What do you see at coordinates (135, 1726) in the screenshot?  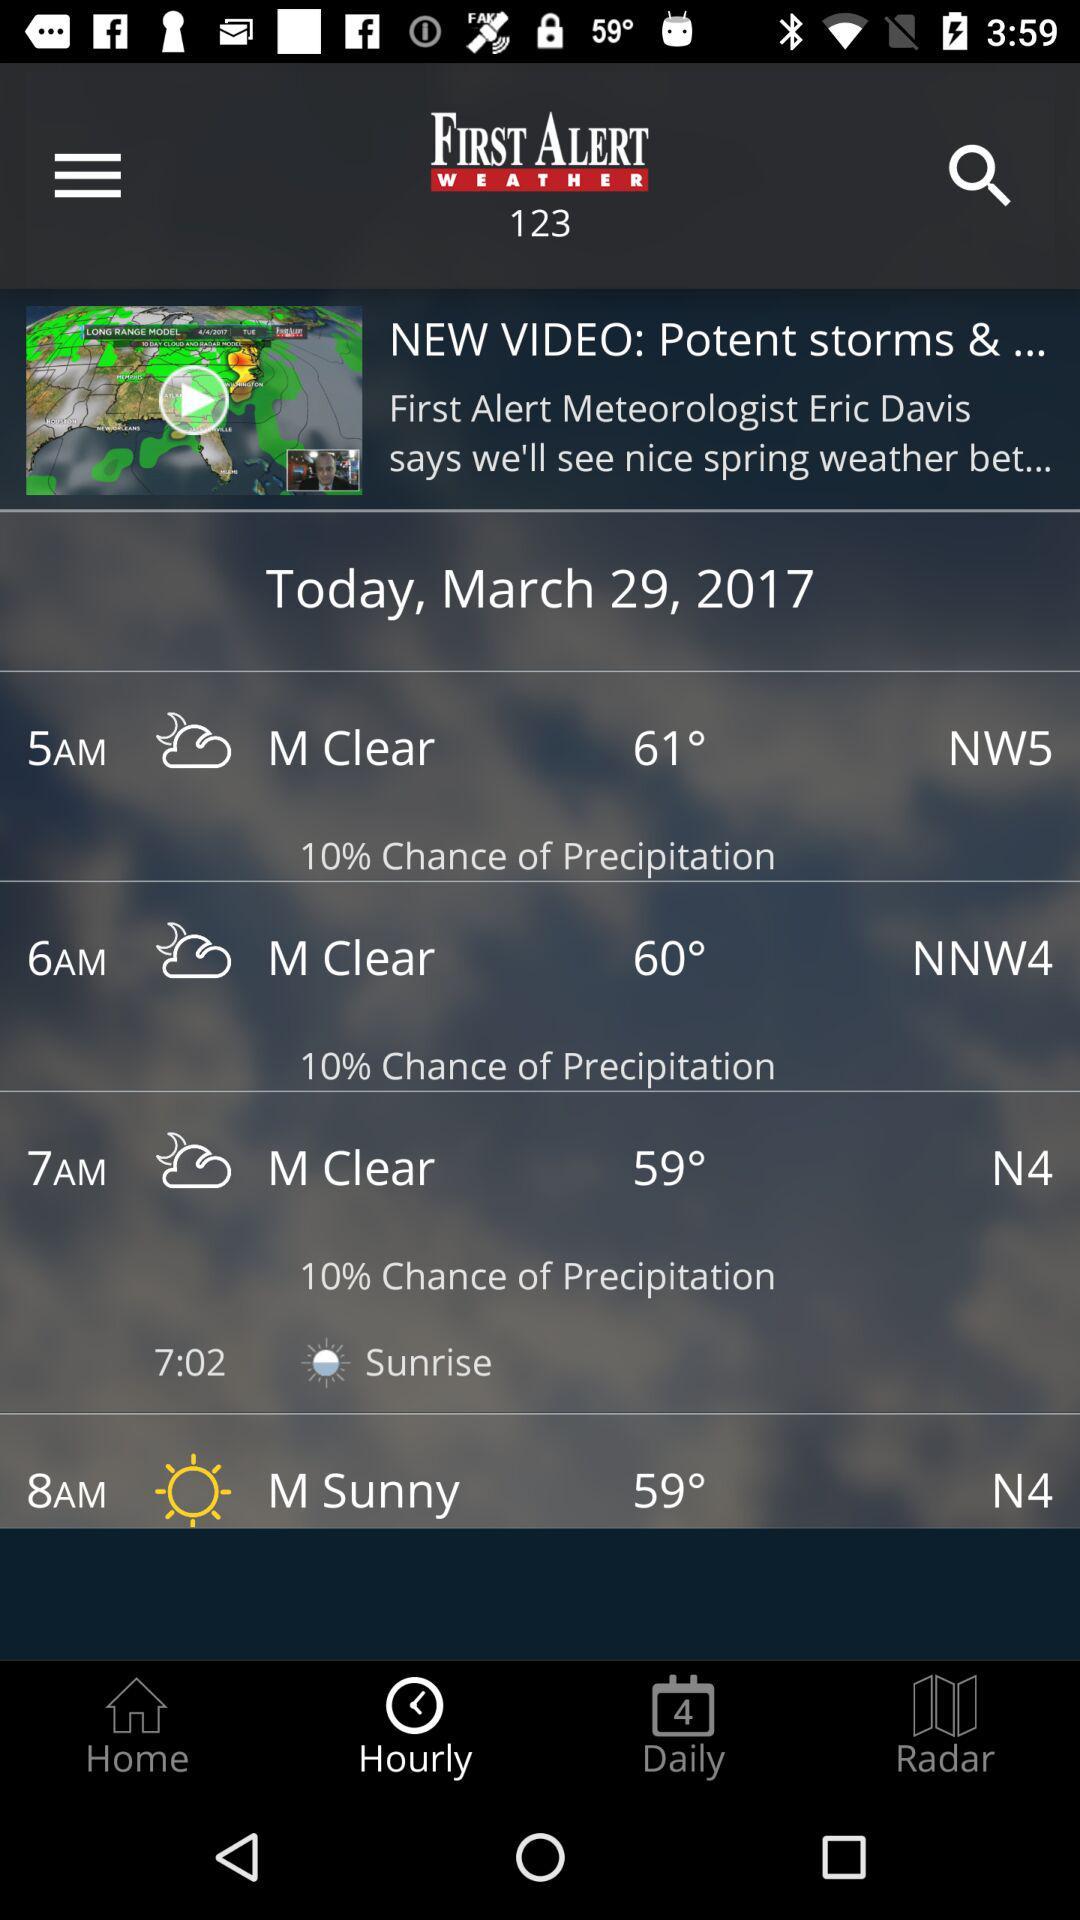 I see `the home` at bounding box center [135, 1726].